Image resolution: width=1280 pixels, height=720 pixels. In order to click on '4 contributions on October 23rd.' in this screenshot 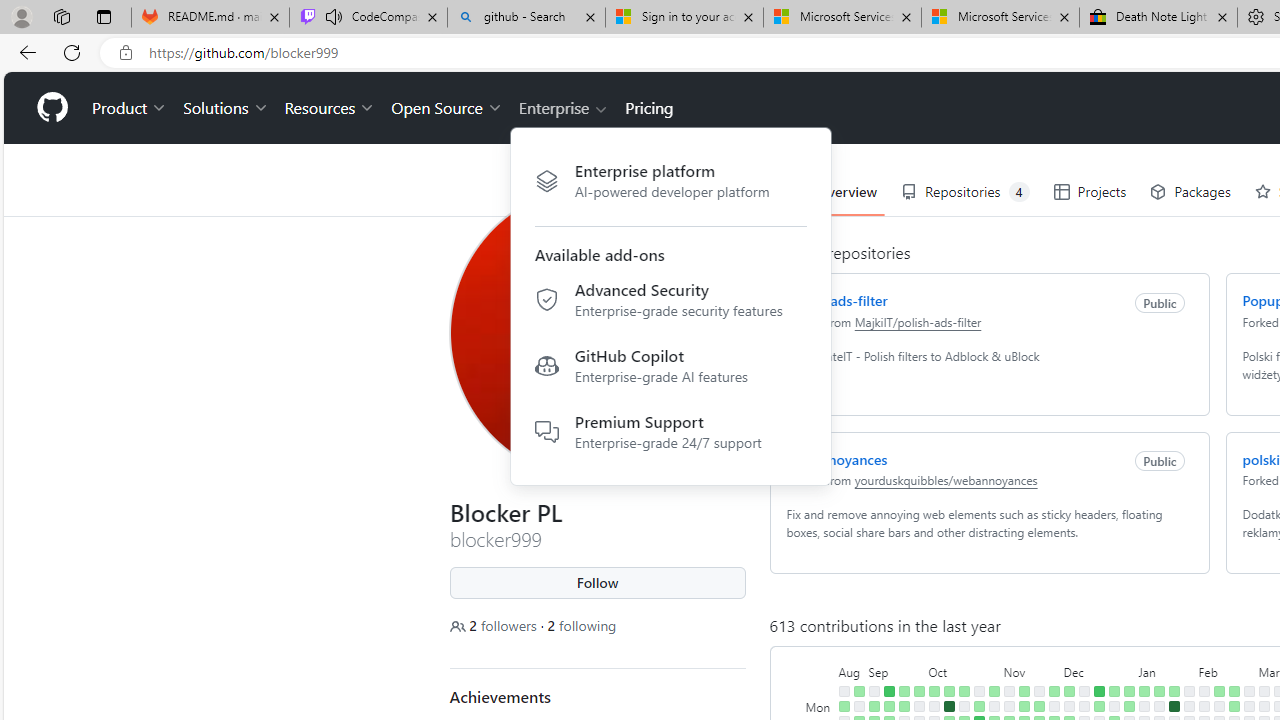, I will do `click(979, 705)`.